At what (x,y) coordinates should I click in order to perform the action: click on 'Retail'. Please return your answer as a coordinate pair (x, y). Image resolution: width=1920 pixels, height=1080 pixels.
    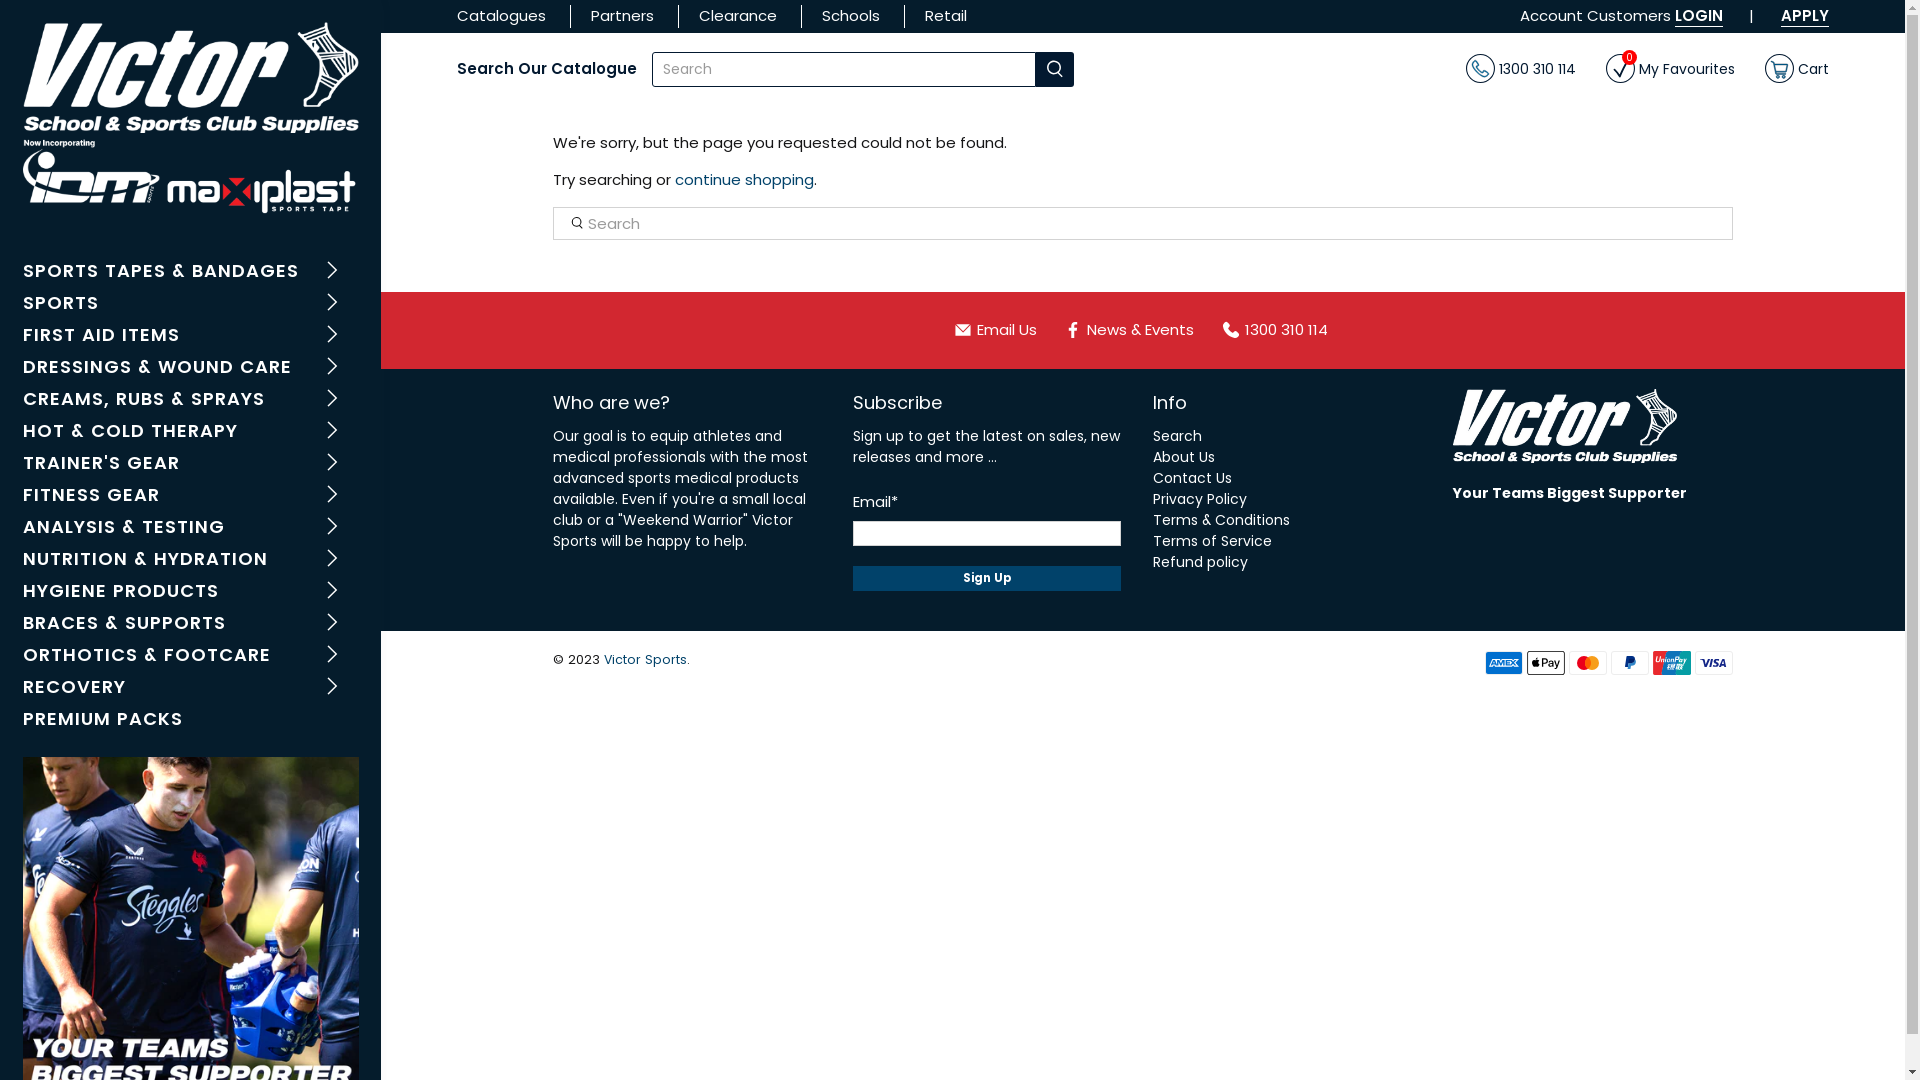
    Looking at the image, I should click on (944, 15).